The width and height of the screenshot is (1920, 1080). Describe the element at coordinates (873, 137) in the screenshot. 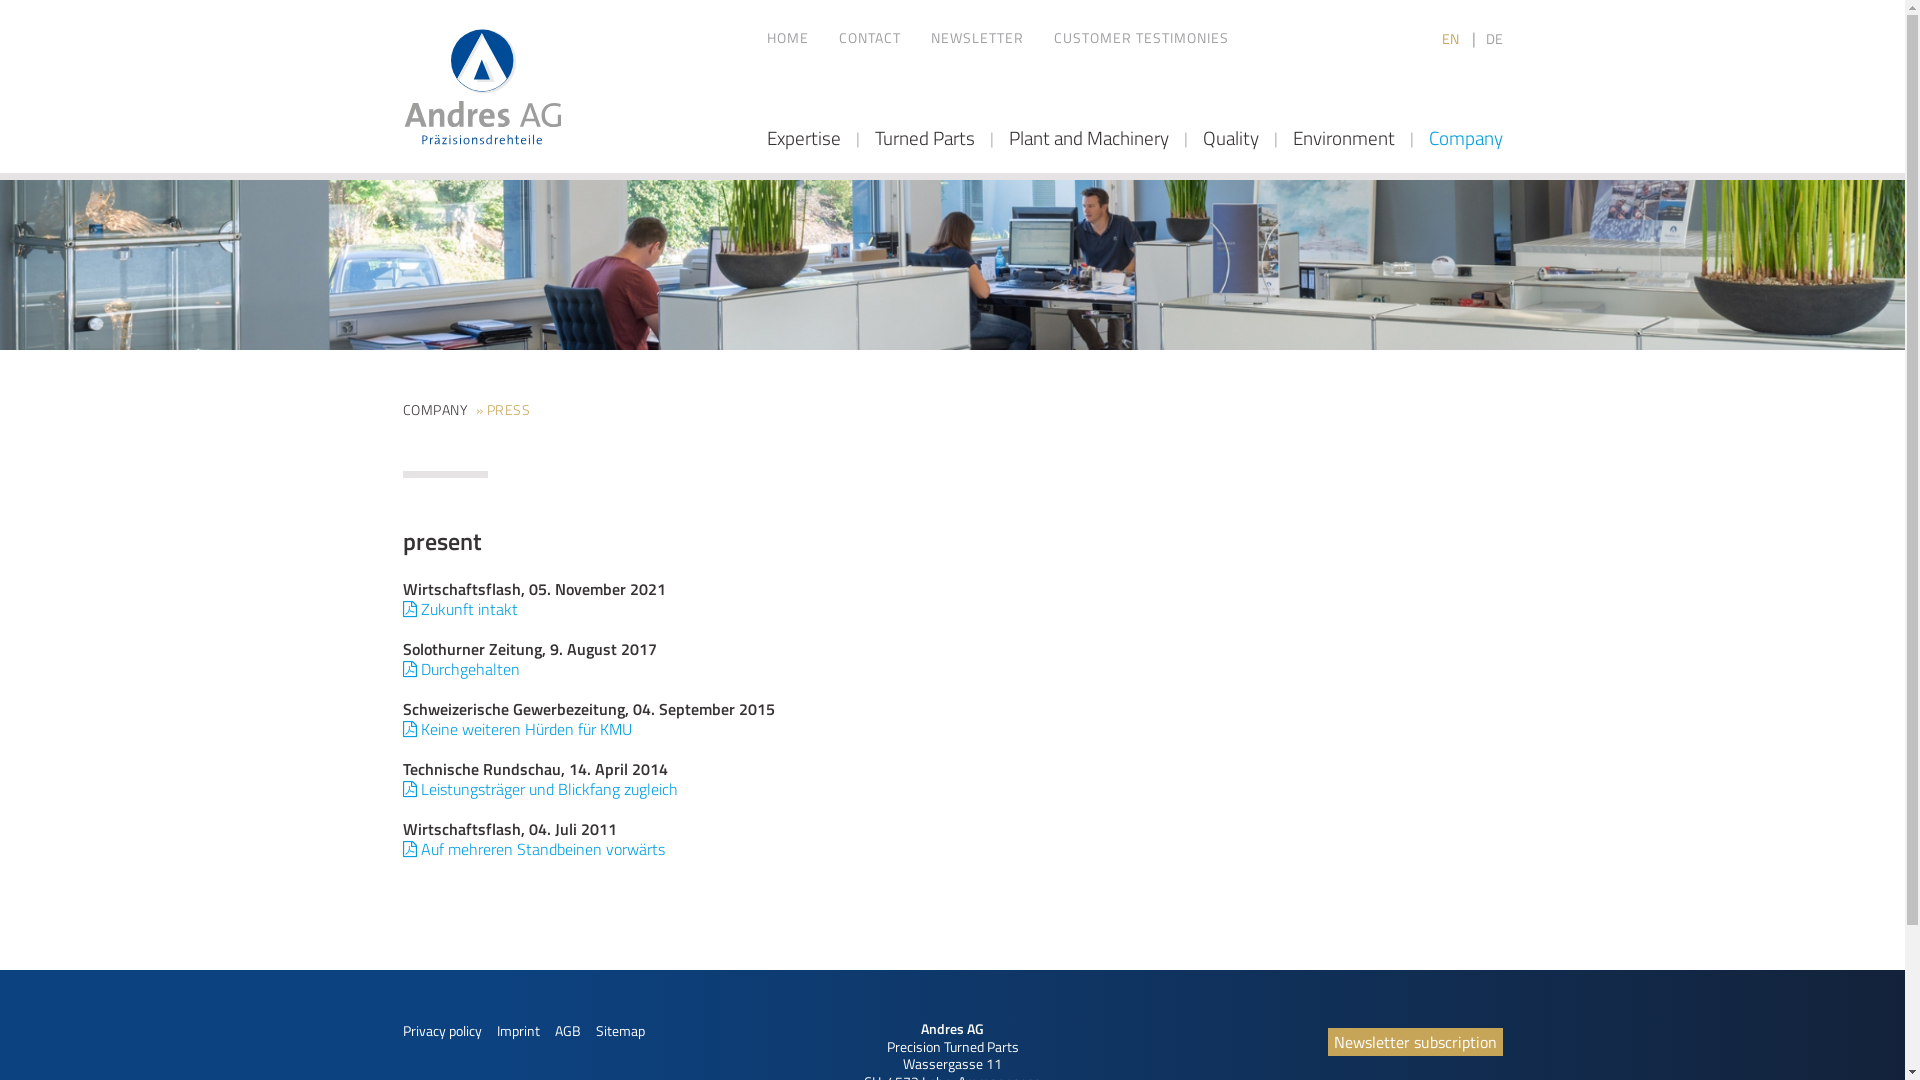

I see `'Turned Parts'` at that location.